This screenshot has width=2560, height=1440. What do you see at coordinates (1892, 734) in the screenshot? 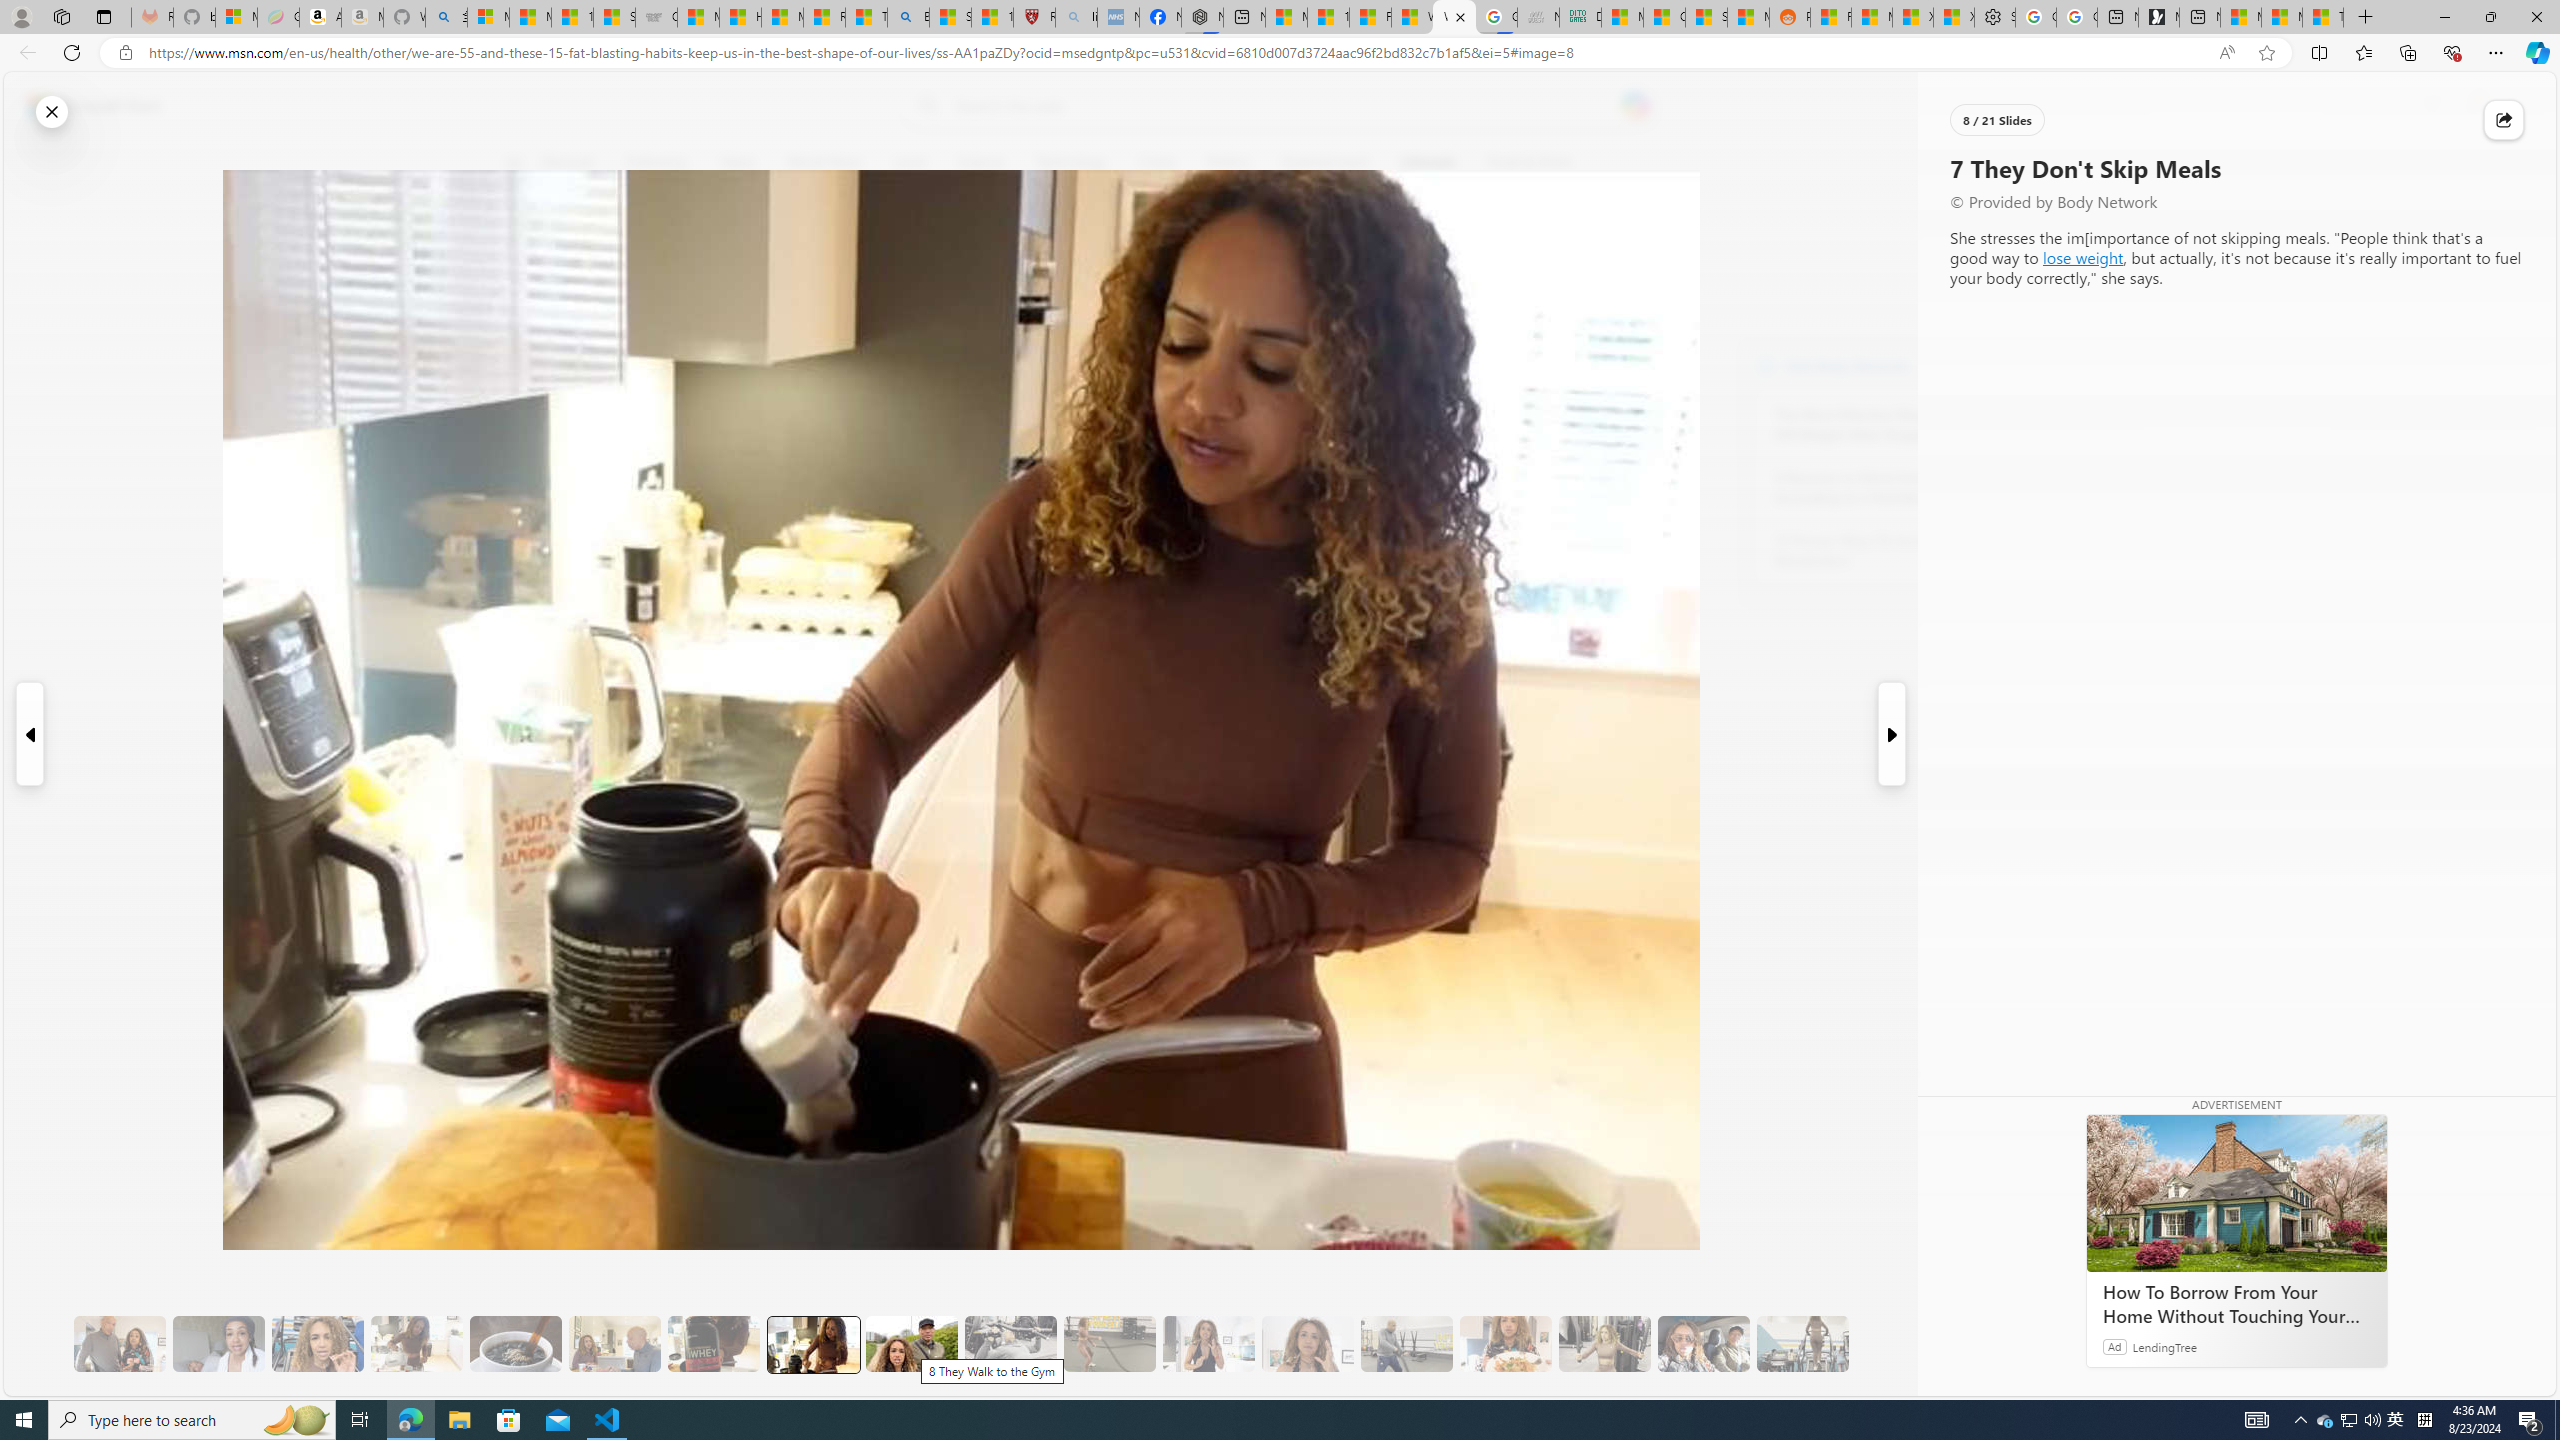
I see `'Next Slide'` at bounding box center [1892, 734].